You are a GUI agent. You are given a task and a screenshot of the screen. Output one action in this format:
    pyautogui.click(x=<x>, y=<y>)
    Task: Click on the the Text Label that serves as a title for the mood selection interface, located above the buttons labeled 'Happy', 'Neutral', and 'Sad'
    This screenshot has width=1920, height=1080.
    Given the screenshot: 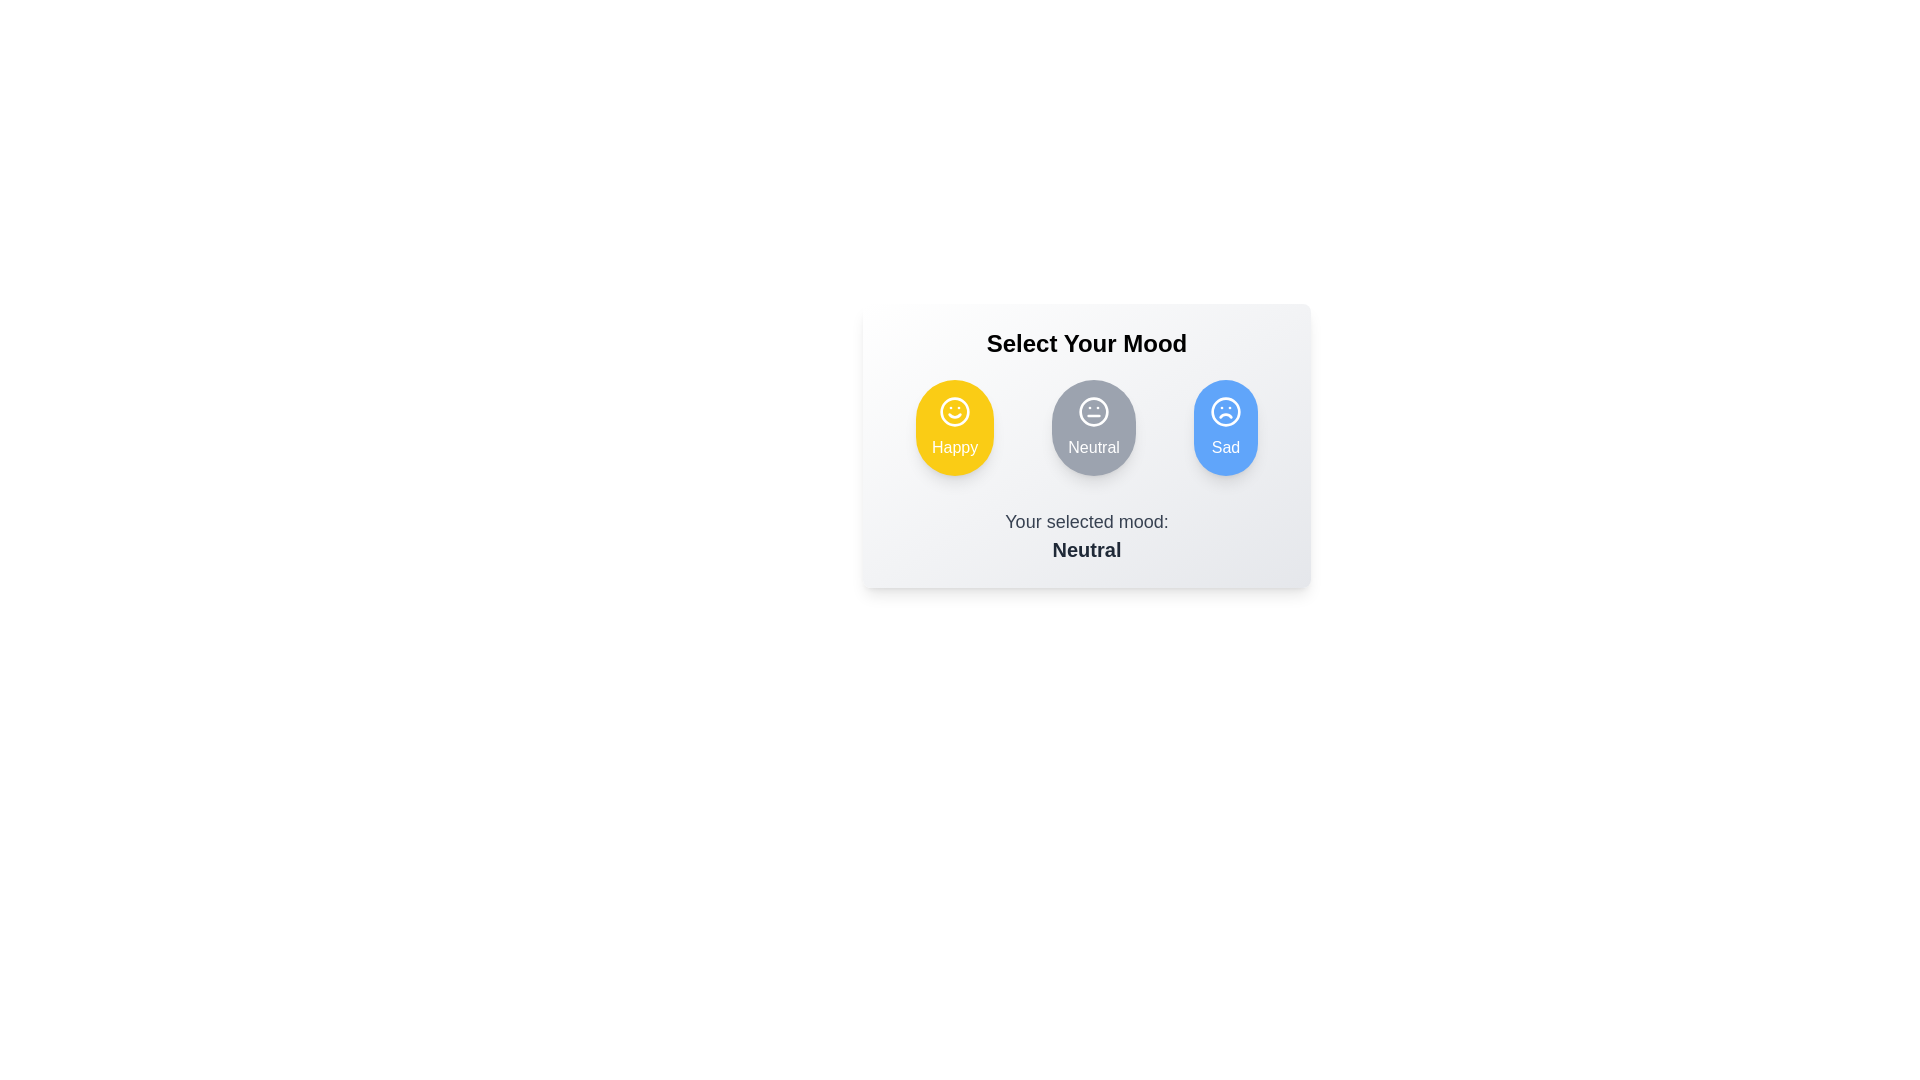 What is the action you would take?
    pyautogui.click(x=1085, y=342)
    